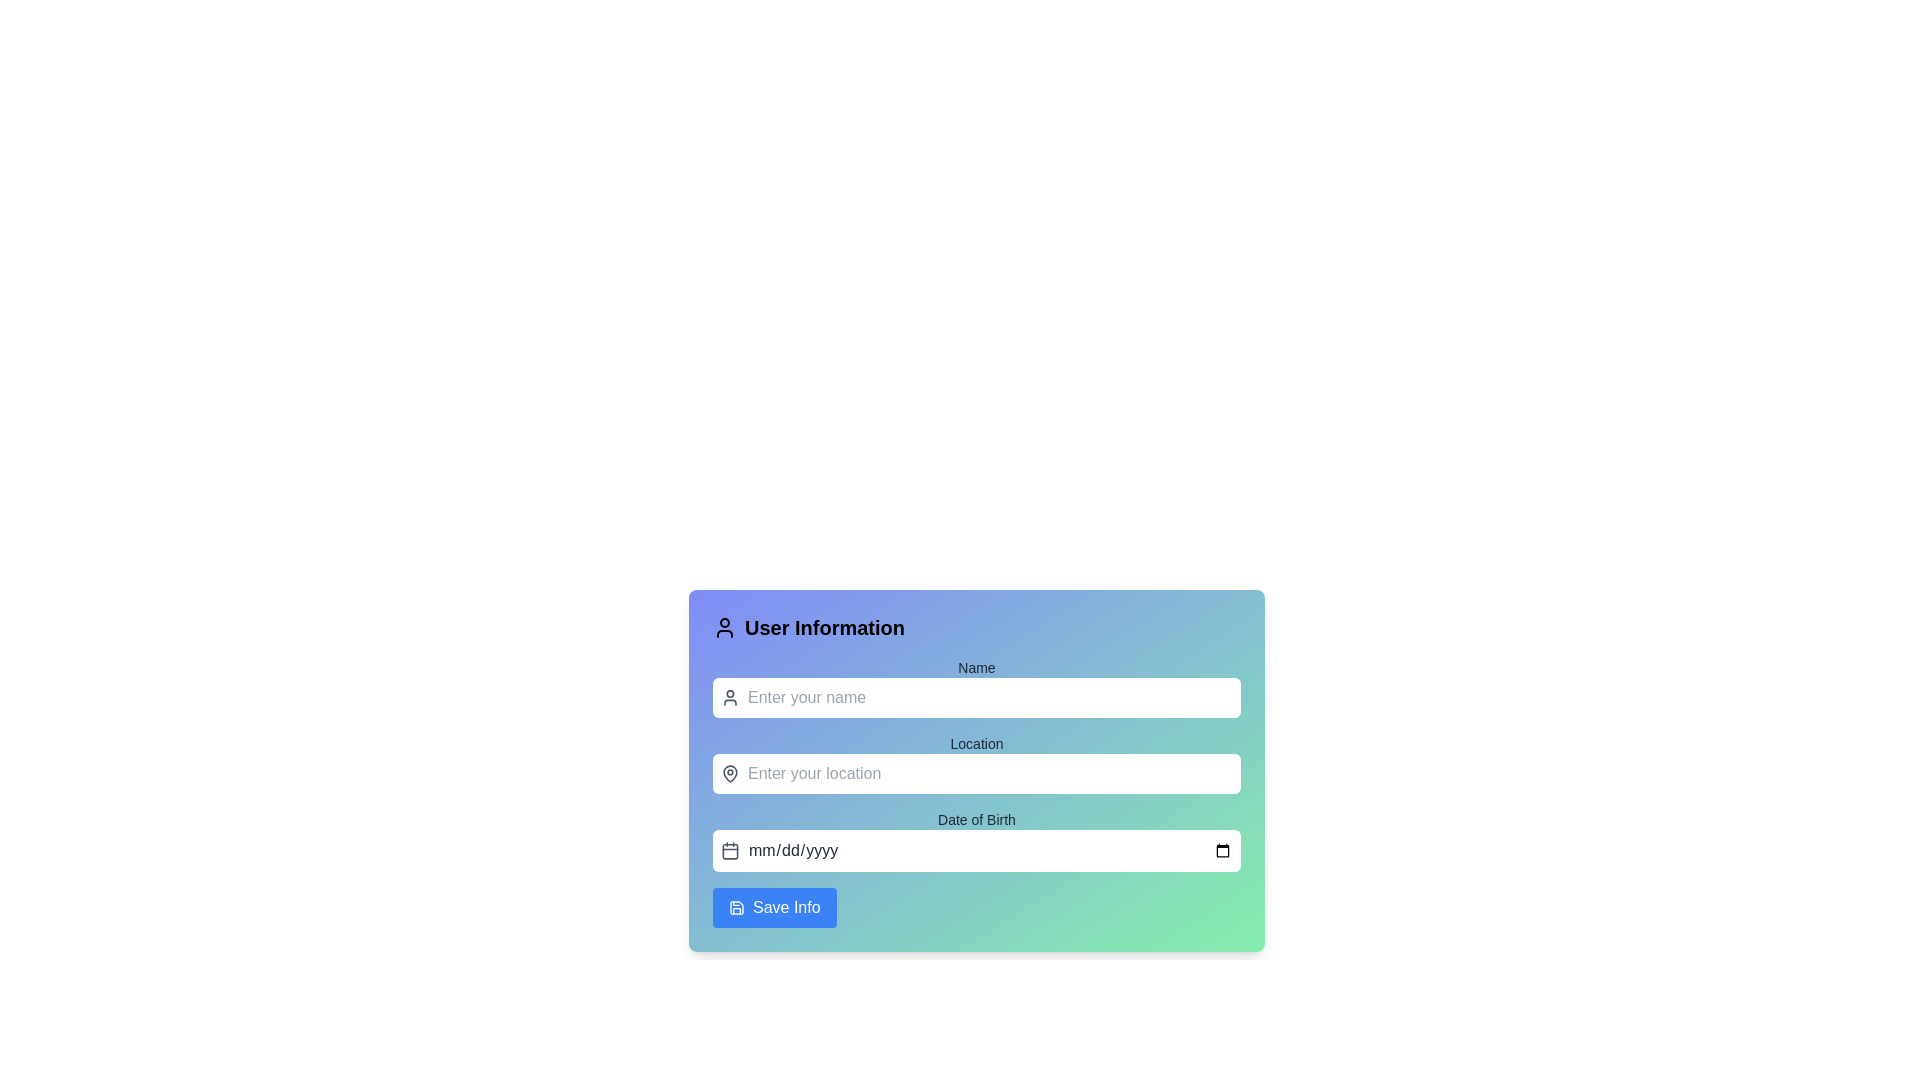 This screenshot has width=1920, height=1080. Describe the element at coordinates (990, 851) in the screenshot. I see `the Date Input Field for 'Date of Birth' located in the lower part of the 'User Information' form by selecting and inputting a date using a touchscreen` at that location.